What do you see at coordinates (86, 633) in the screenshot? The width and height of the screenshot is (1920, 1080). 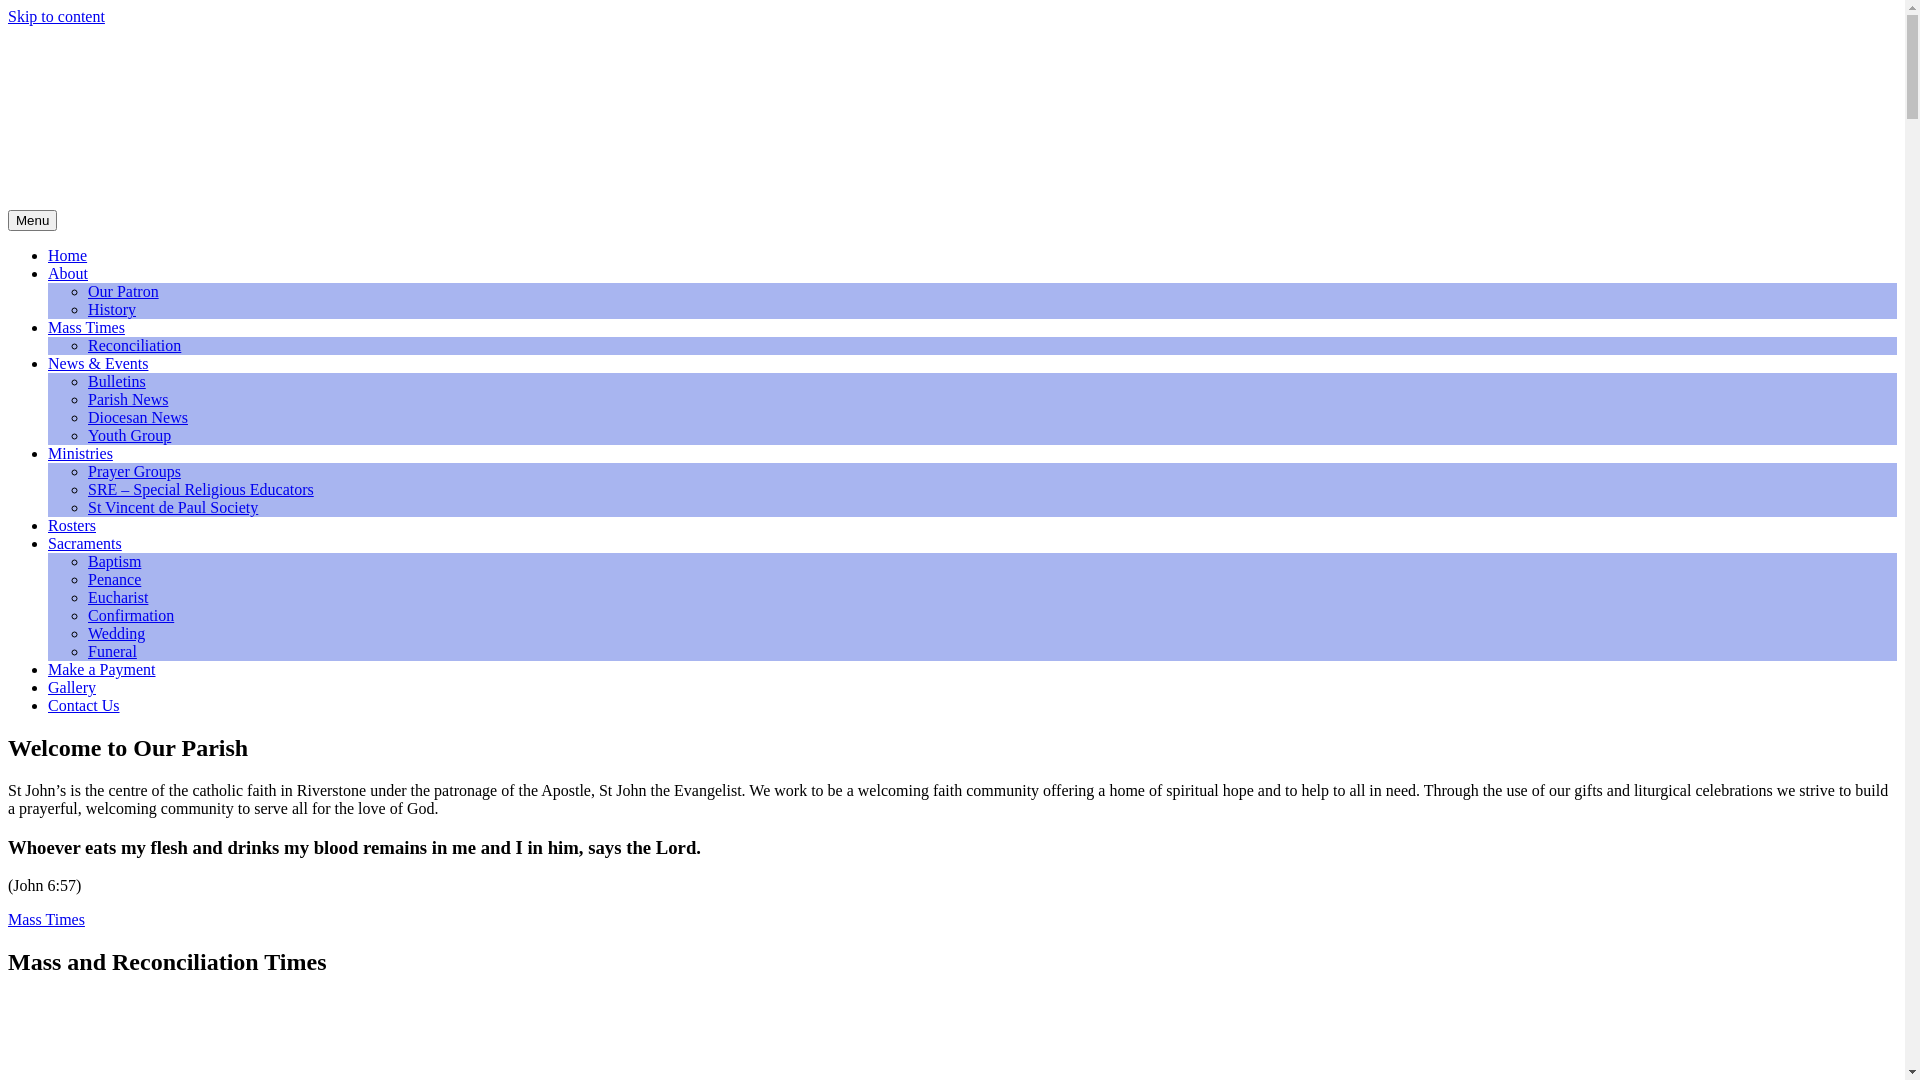 I see `'Wedding'` at bounding box center [86, 633].